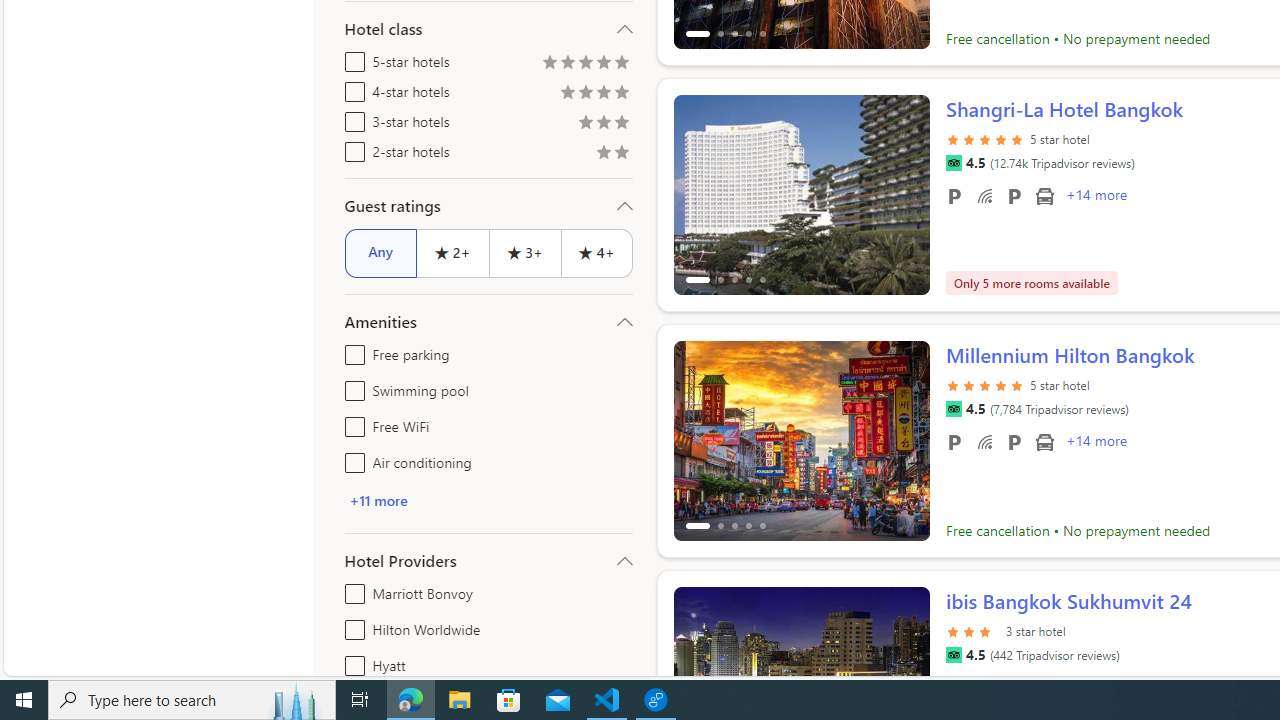 This screenshot has height=720, width=1280. Describe the element at coordinates (451, 252) in the screenshot. I see `'2+'` at that location.